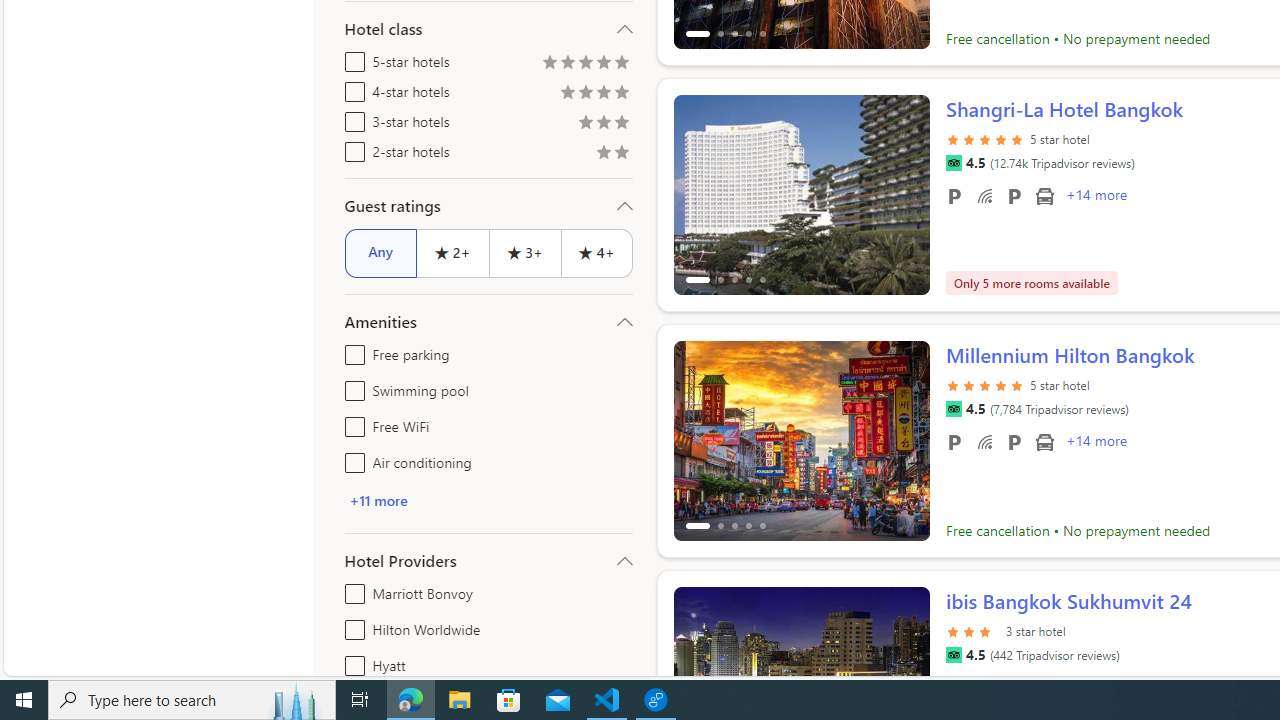 This screenshot has height=720, width=1280. Describe the element at coordinates (451, 252) in the screenshot. I see `'2+'` at that location.